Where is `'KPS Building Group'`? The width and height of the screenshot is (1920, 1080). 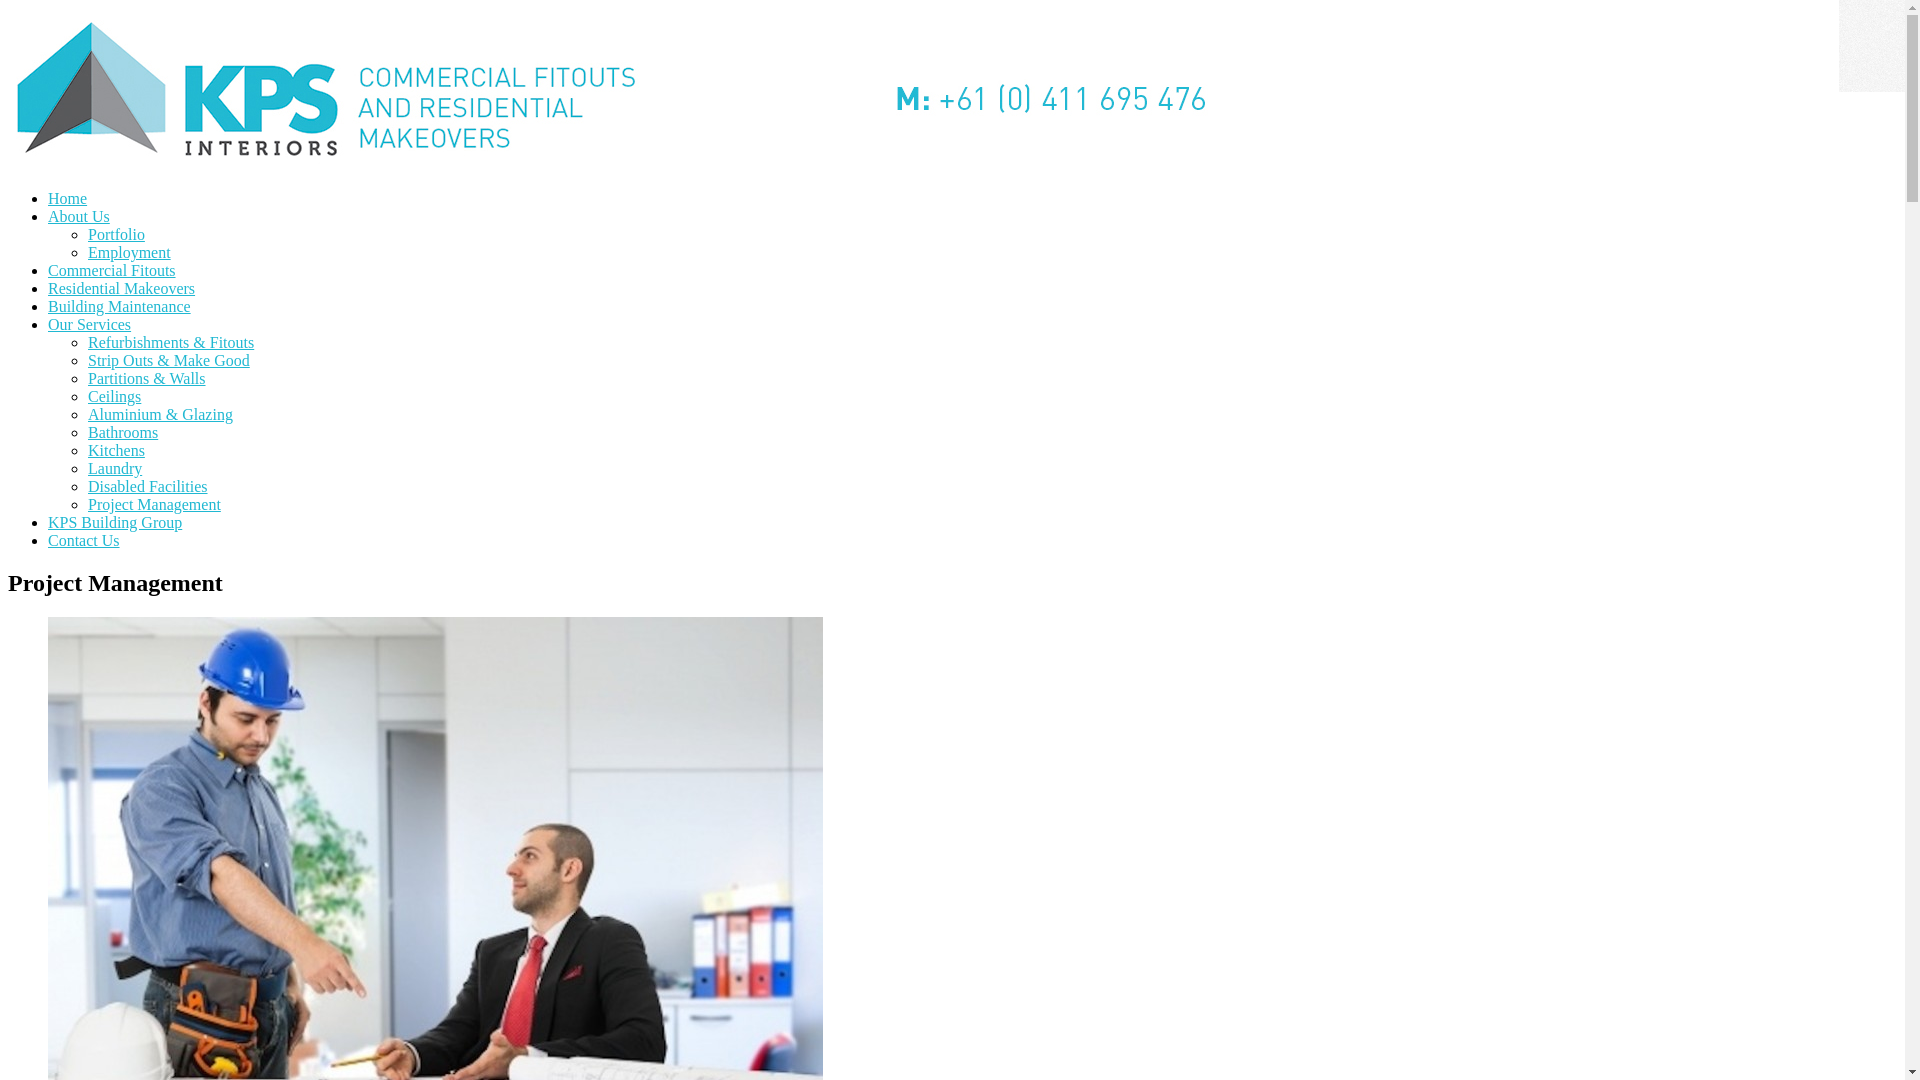
'KPS Building Group' is located at coordinates (114, 521).